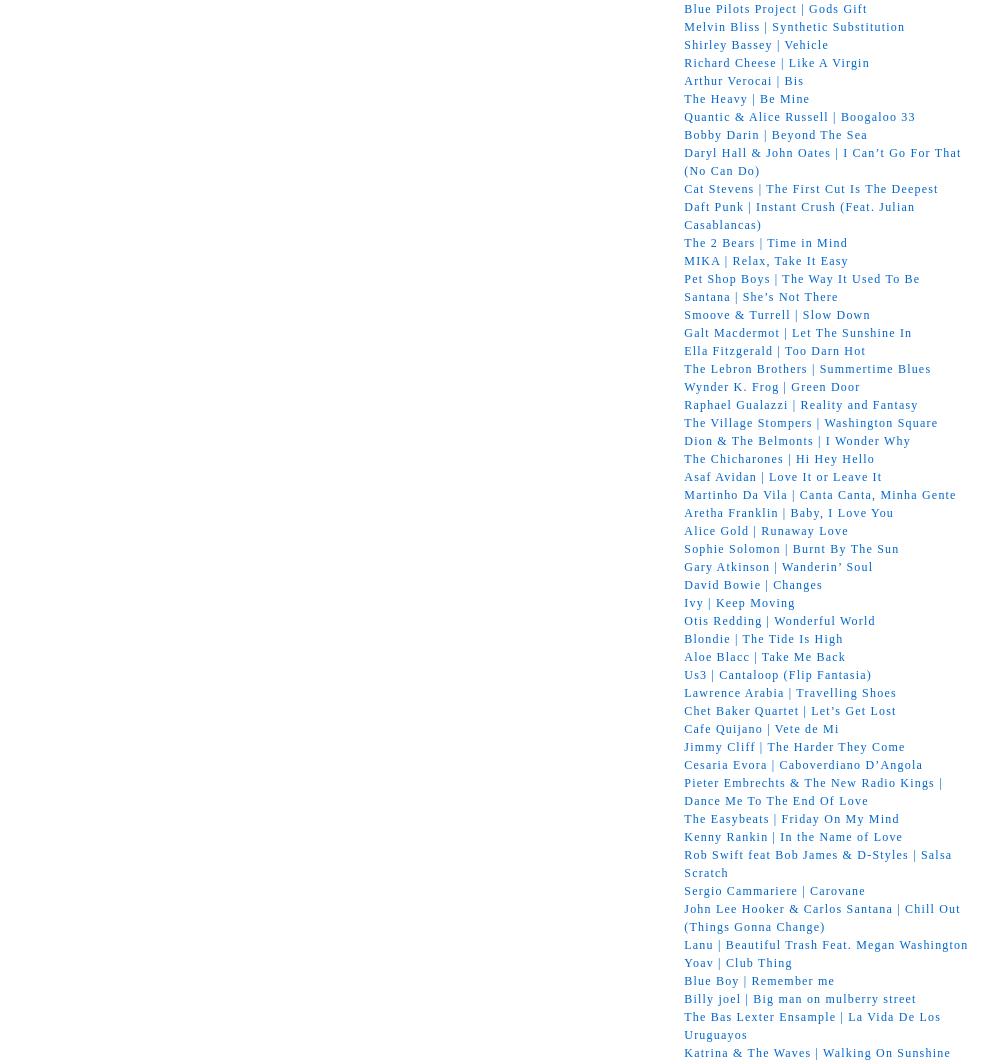  I want to click on 'Smoove & Turrell | Slow Down', so click(777, 313).